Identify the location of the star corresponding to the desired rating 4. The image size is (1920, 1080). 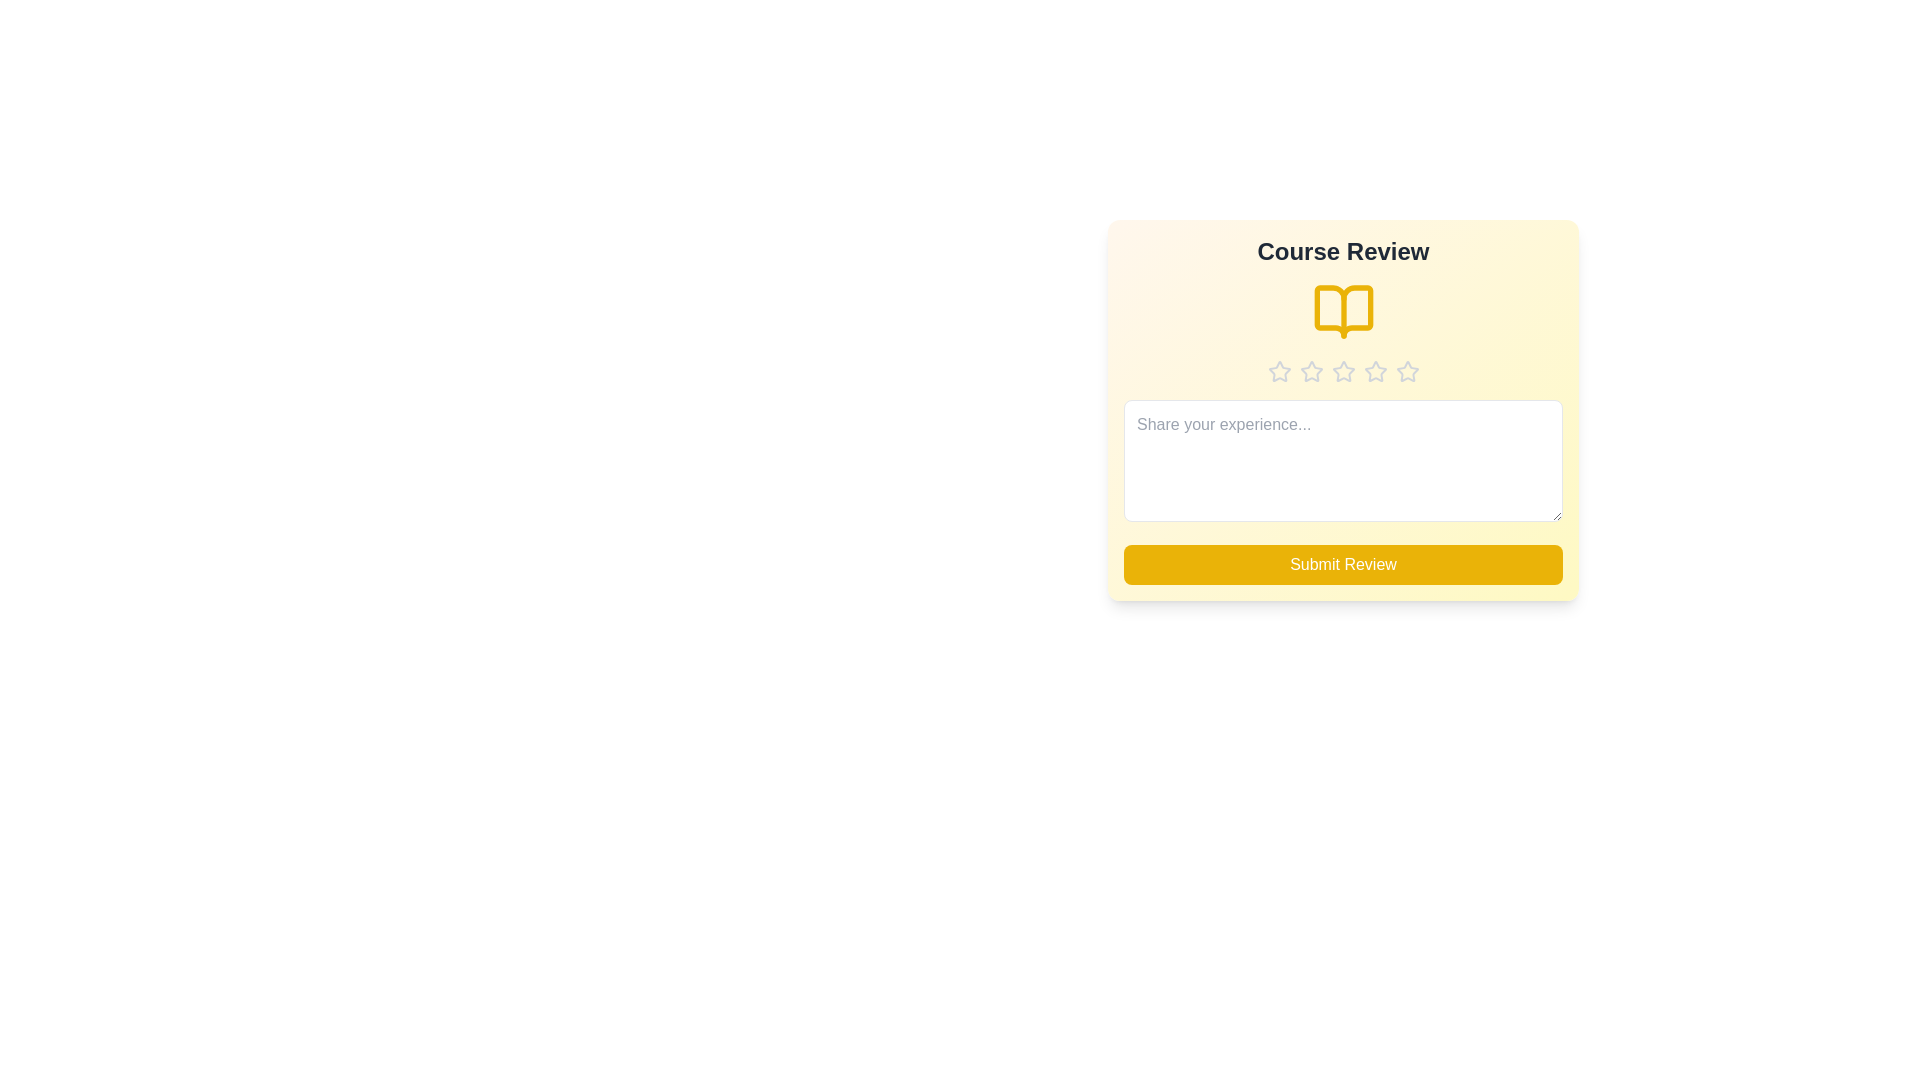
(1374, 371).